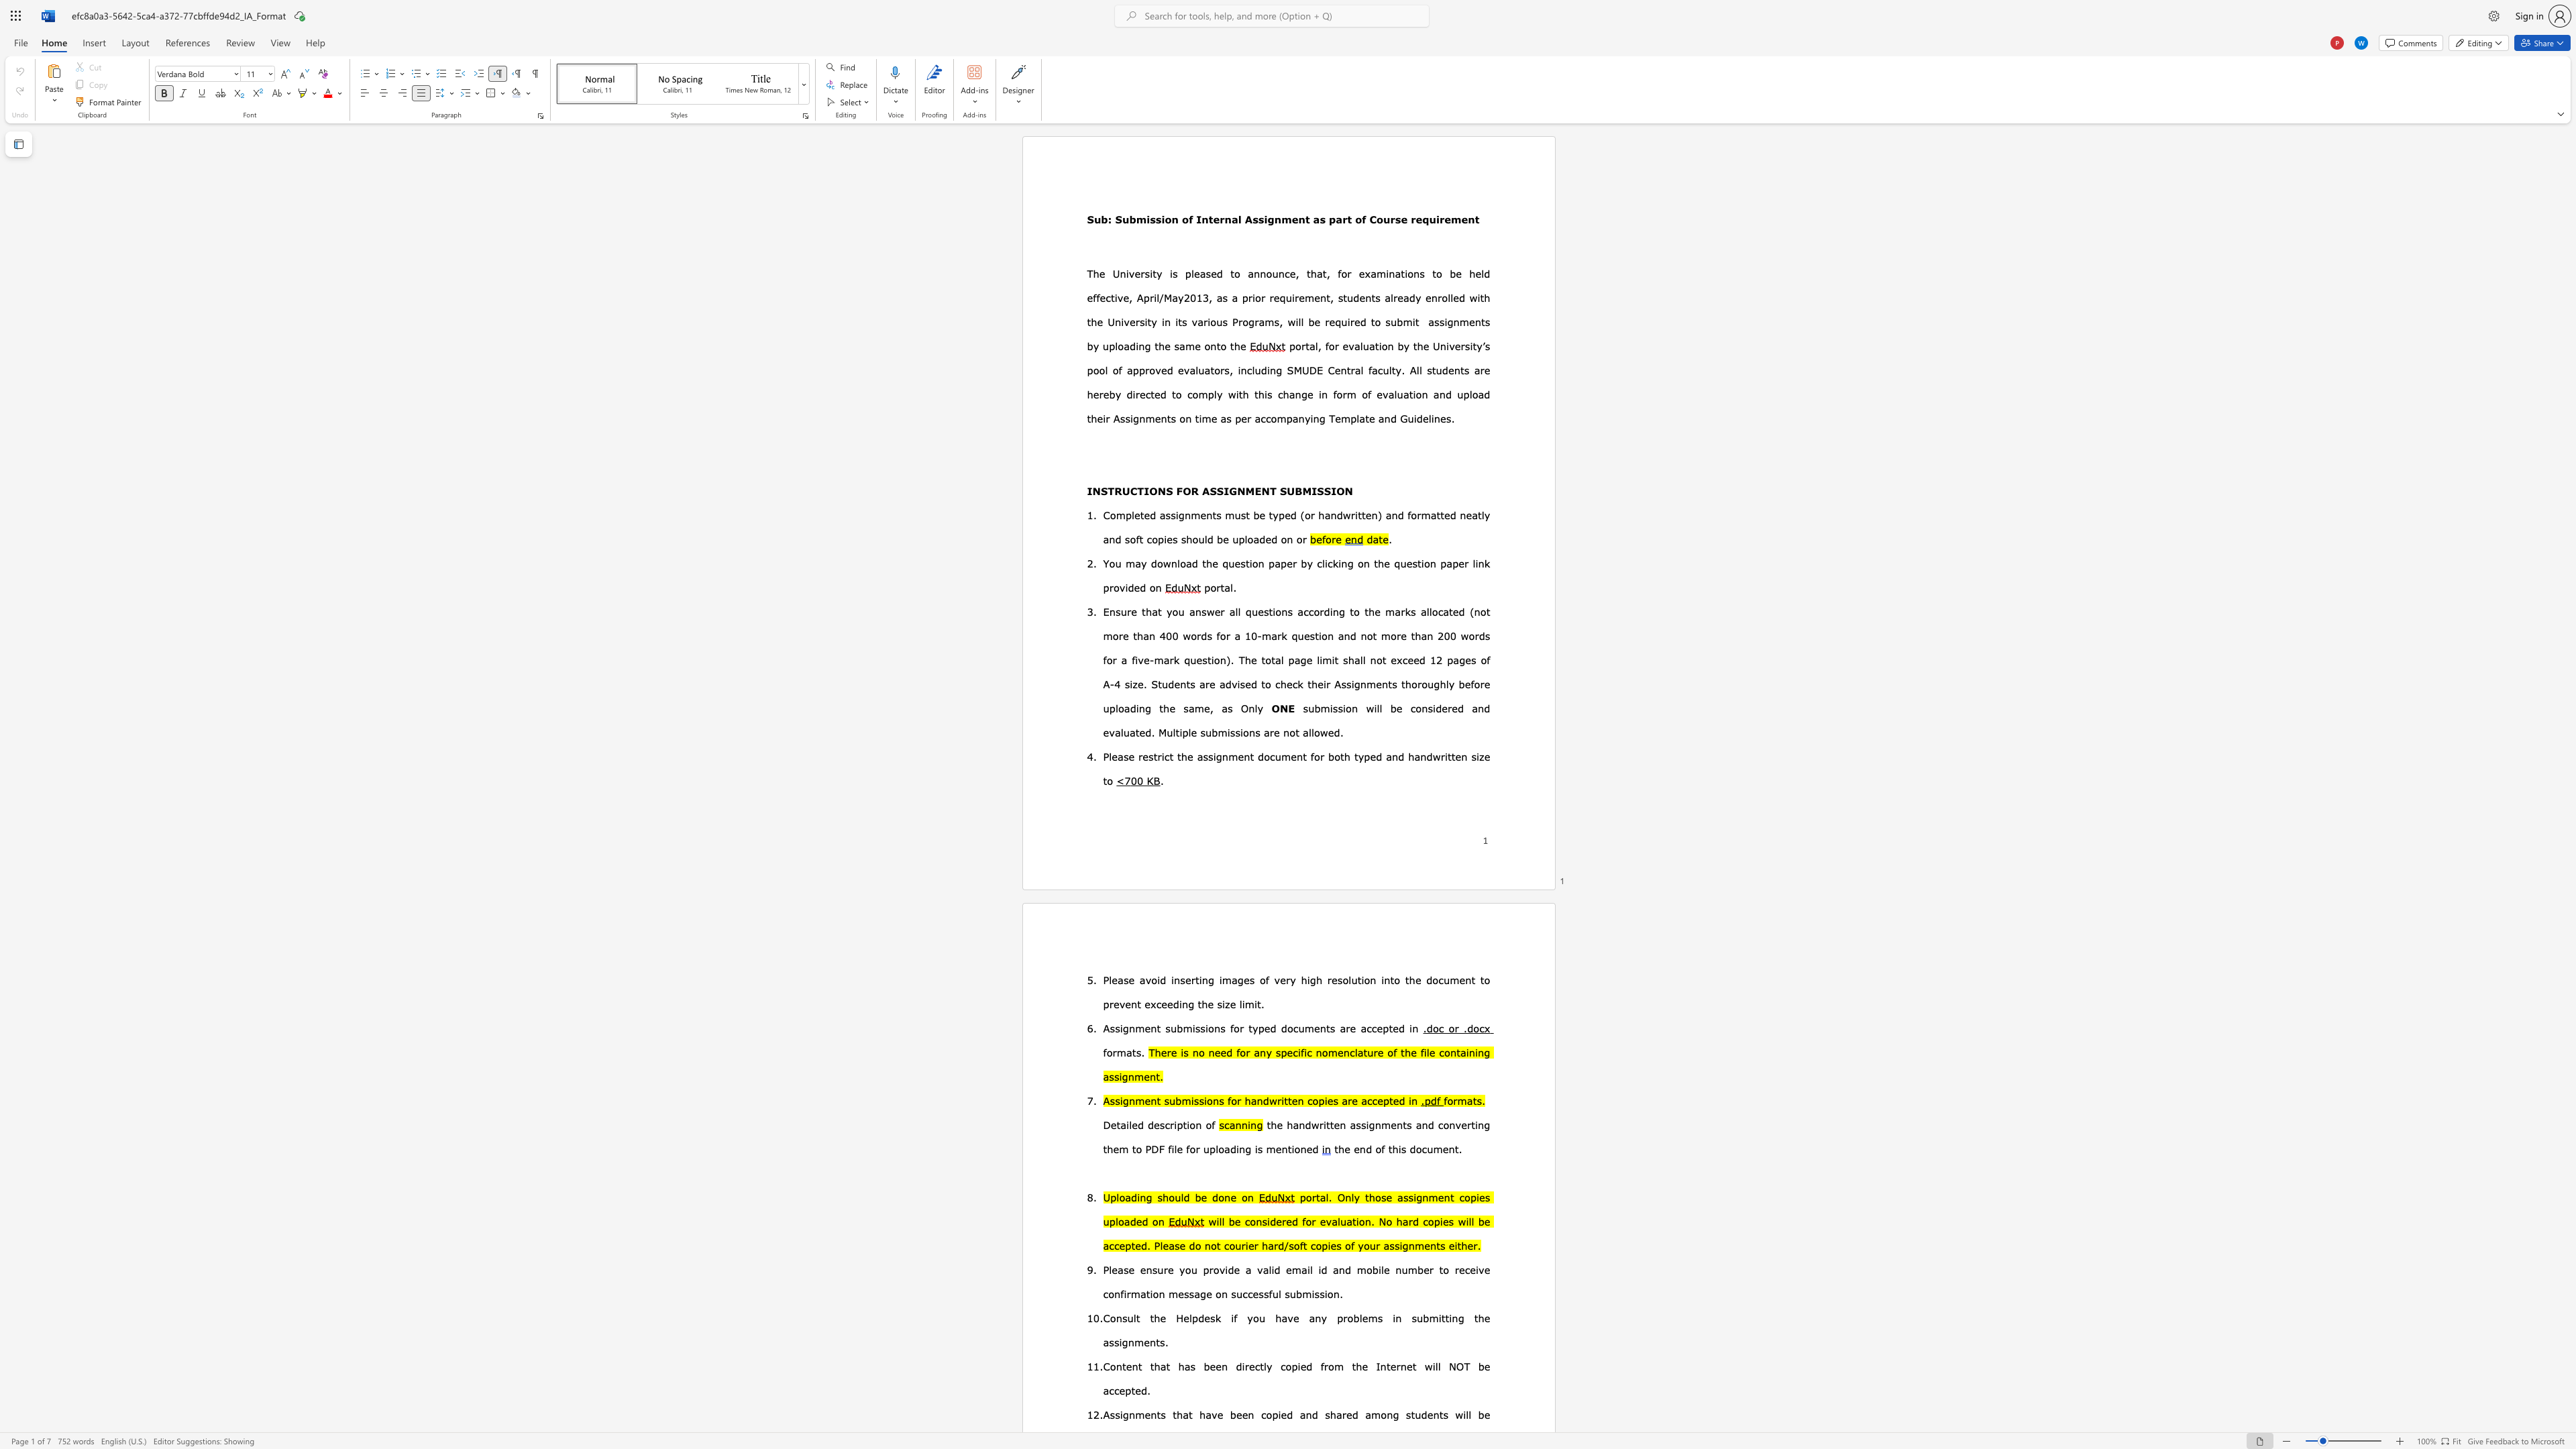 The image size is (2576, 1449). What do you see at coordinates (1187, 1125) in the screenshot?
I see `the subset text "ion" within the text "Detailed description of"` at bounding box center [1187, 1125].